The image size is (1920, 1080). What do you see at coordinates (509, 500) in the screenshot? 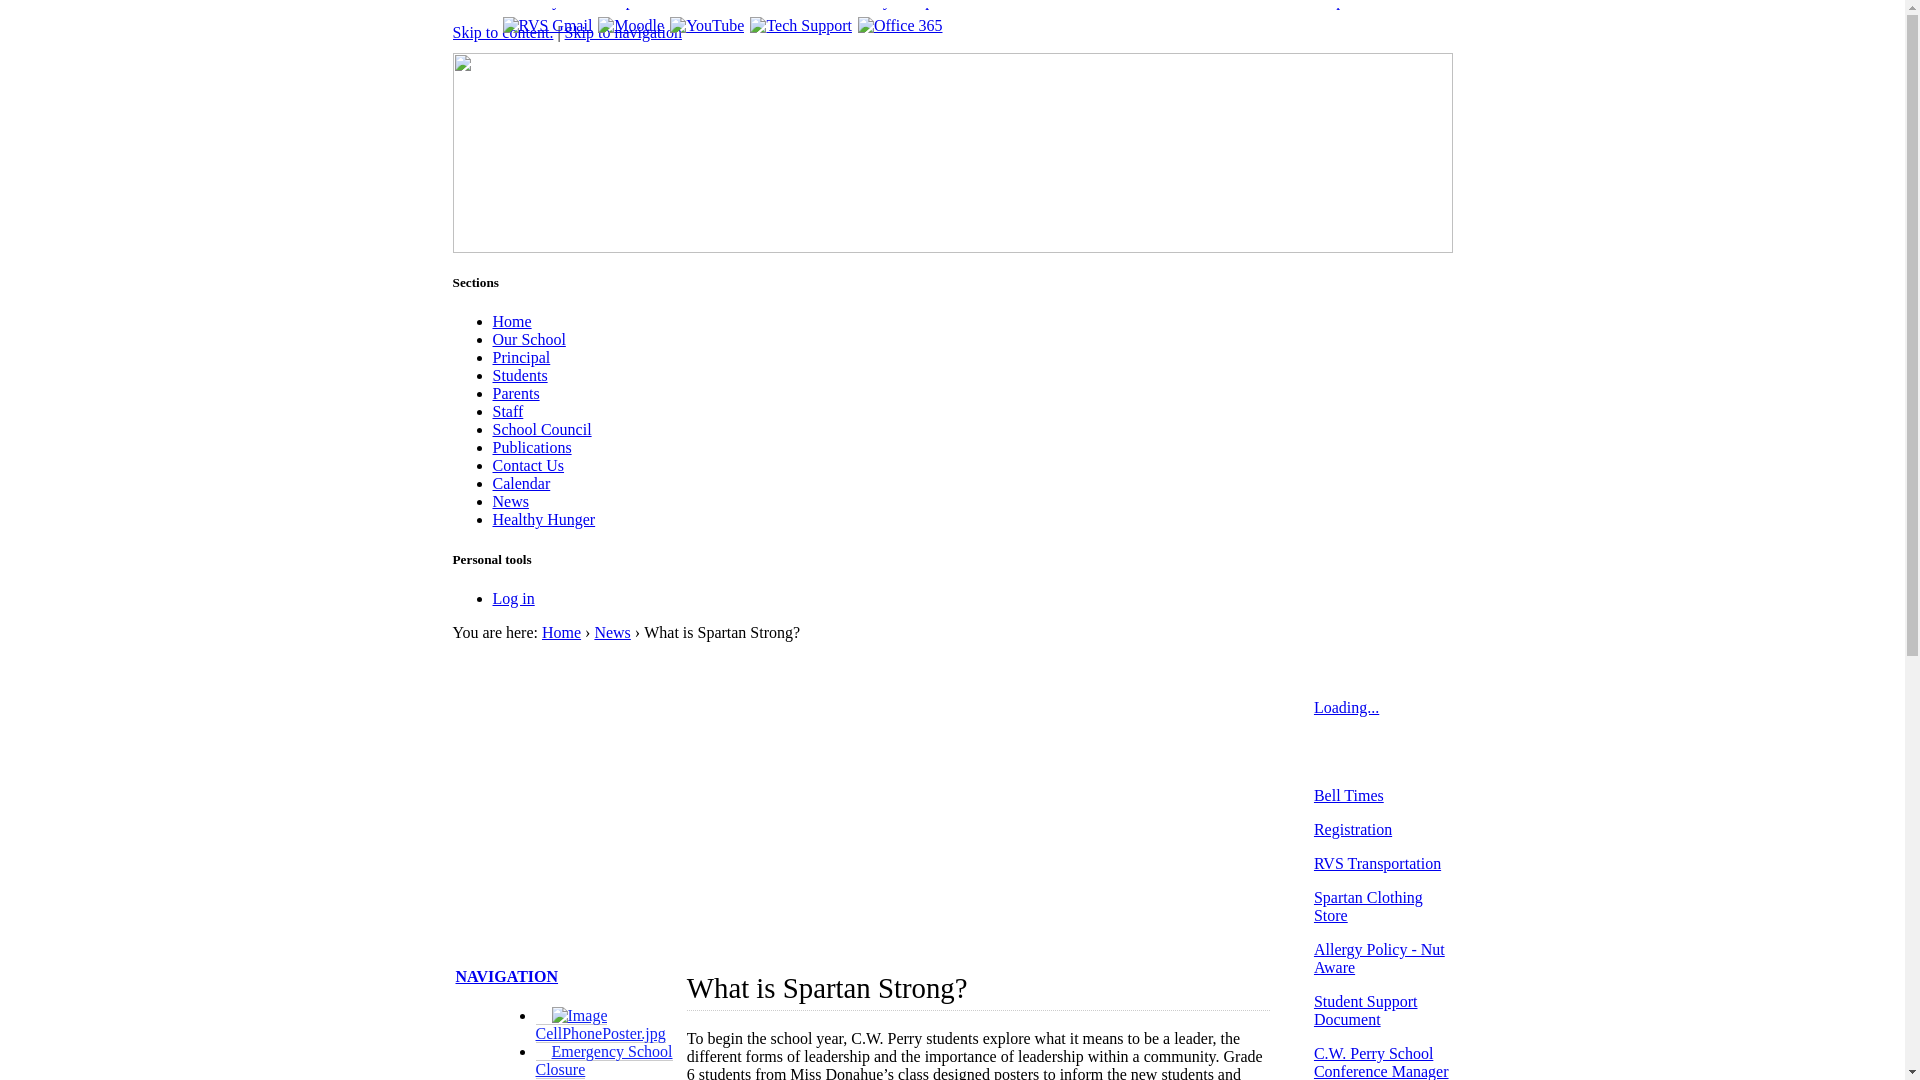
I see `'News'` at bounding box center [509, 500].